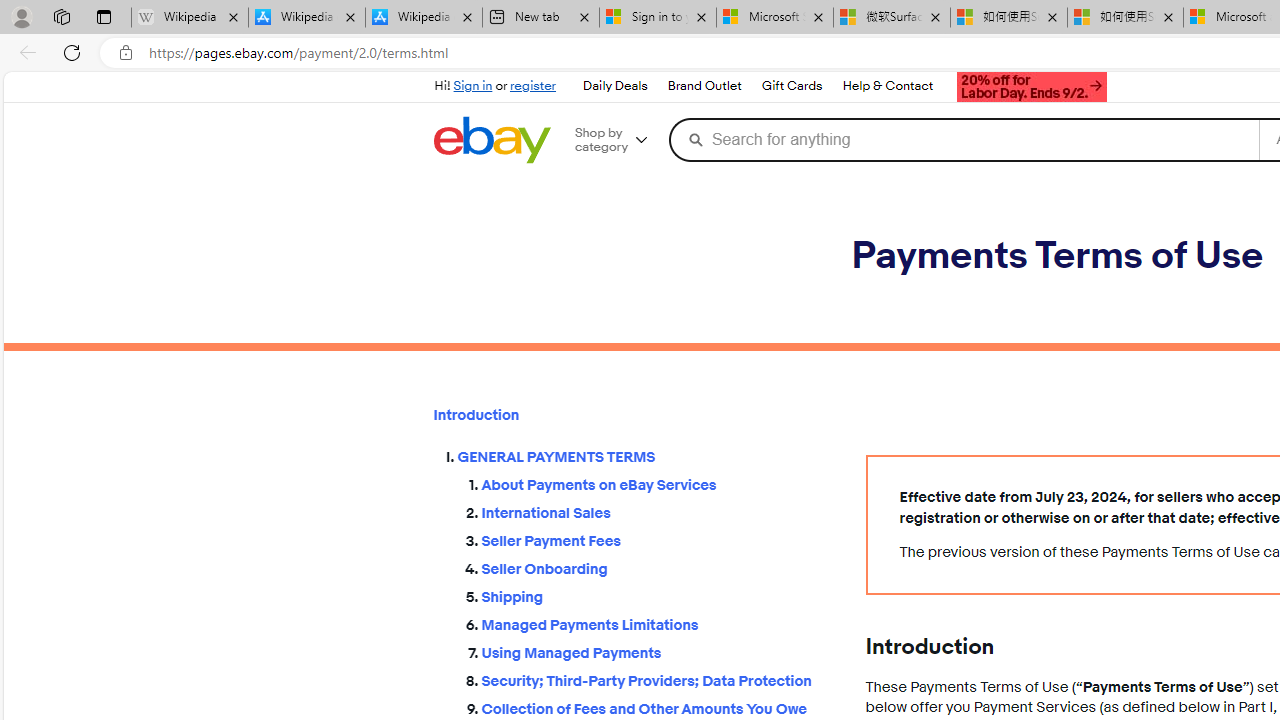  What do you see at coordinates (791, 86) in the screenshot?
I see `'Gift Cards'` at bounding box center [791, 86].